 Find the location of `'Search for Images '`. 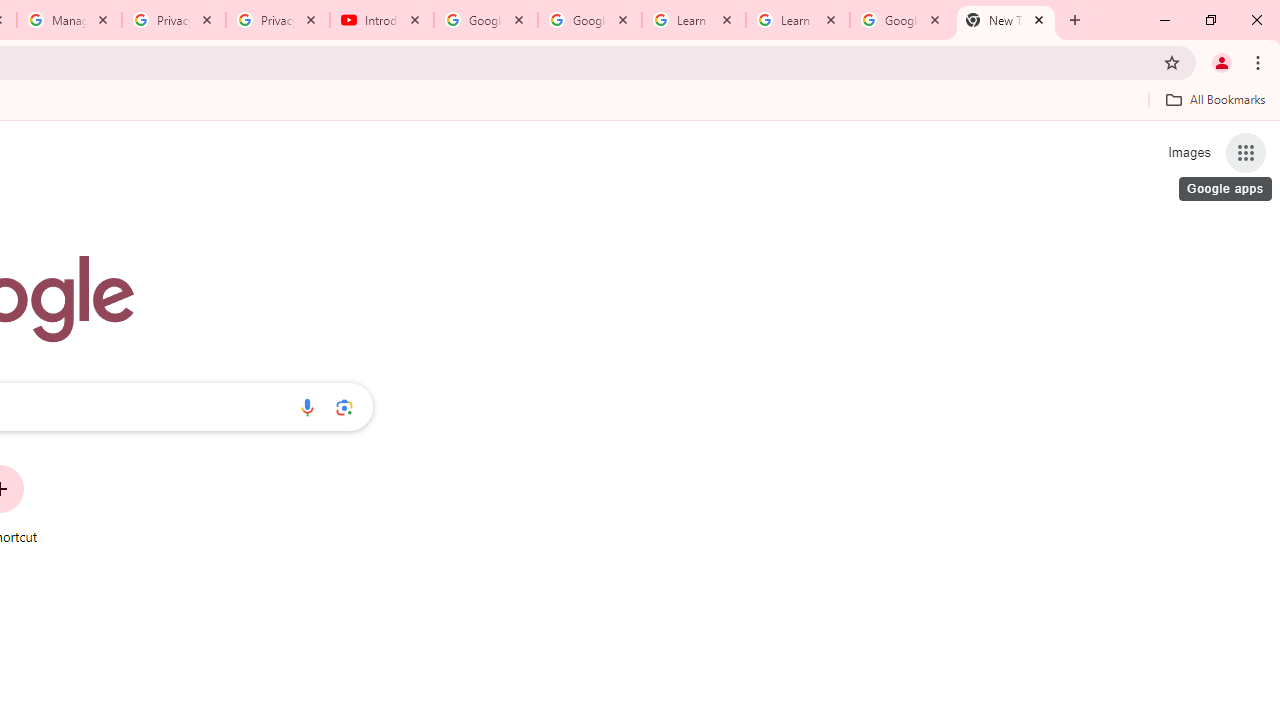

'Search for Images ' is located at coordinates (1189, 152).